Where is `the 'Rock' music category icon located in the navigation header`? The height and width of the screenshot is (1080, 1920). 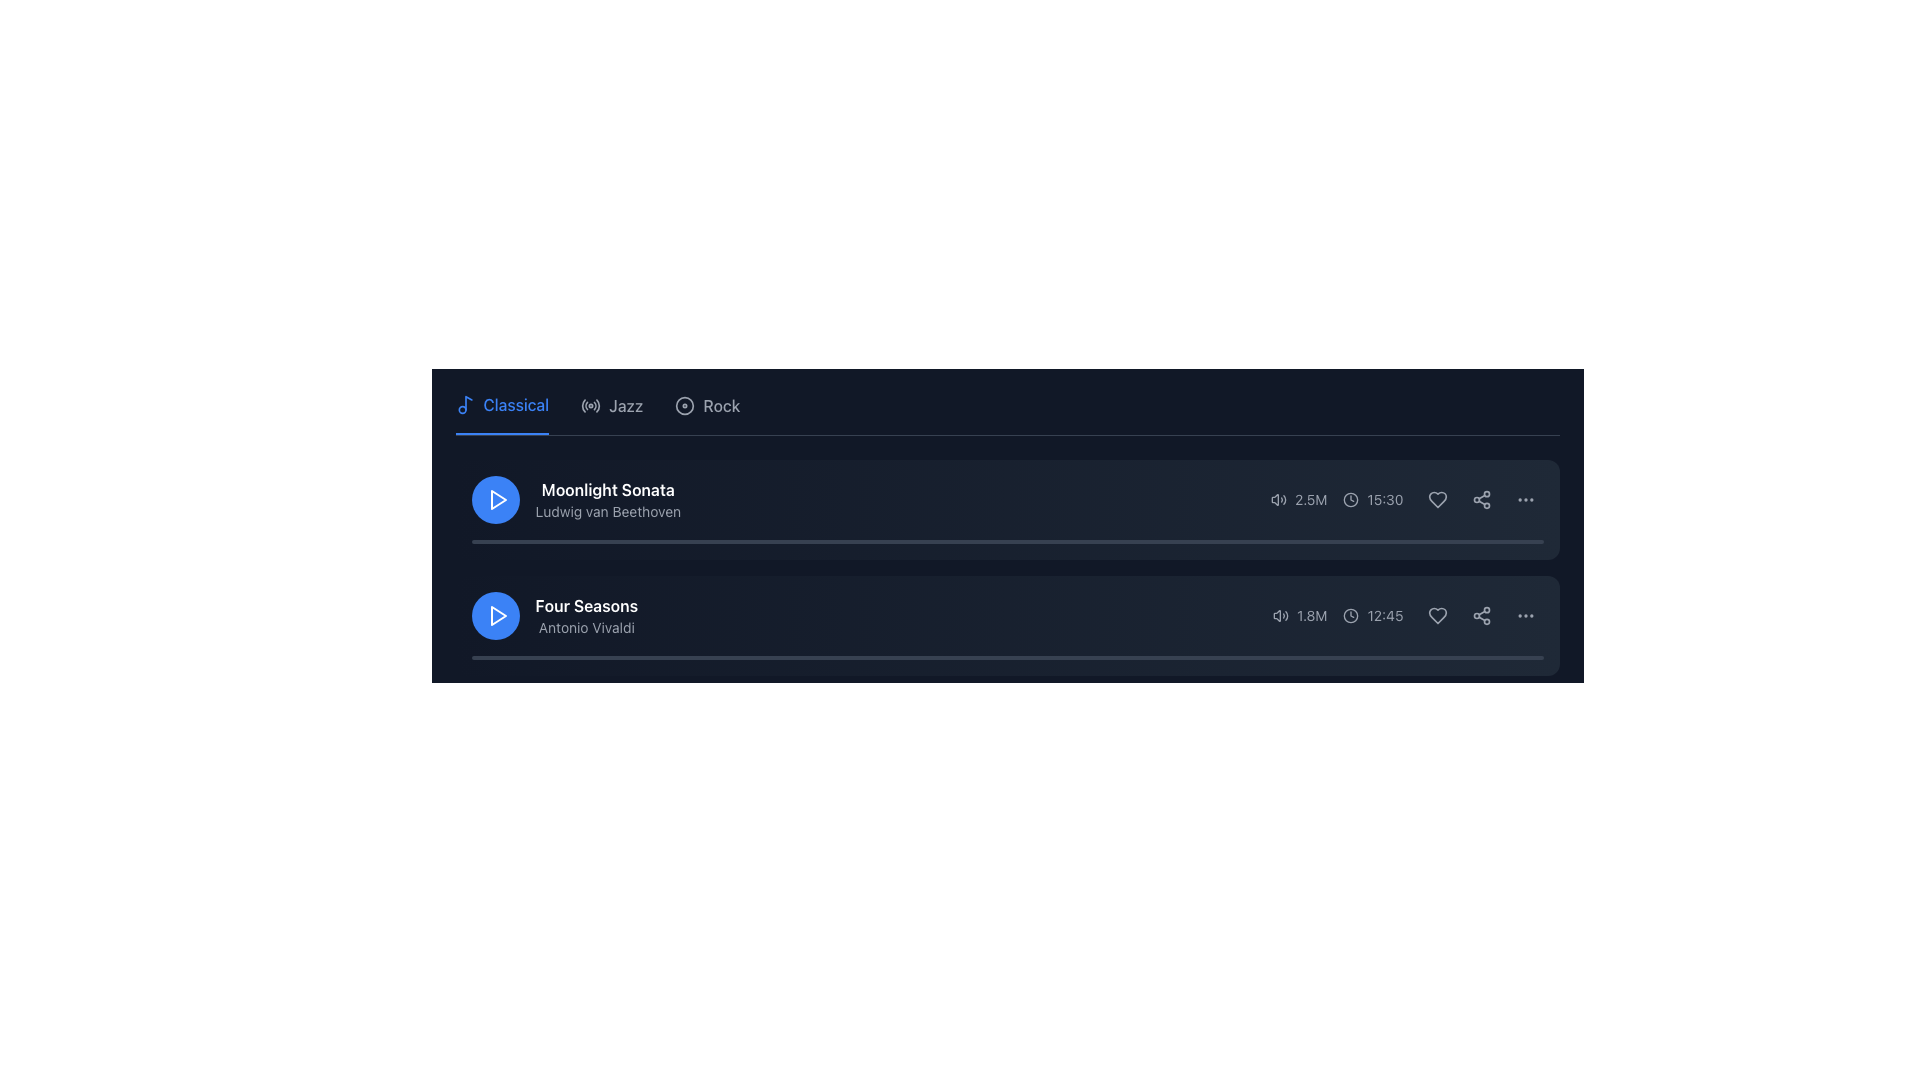 the 'Rock' music category icon located in the navigation header is located at coordinates (685, 405).